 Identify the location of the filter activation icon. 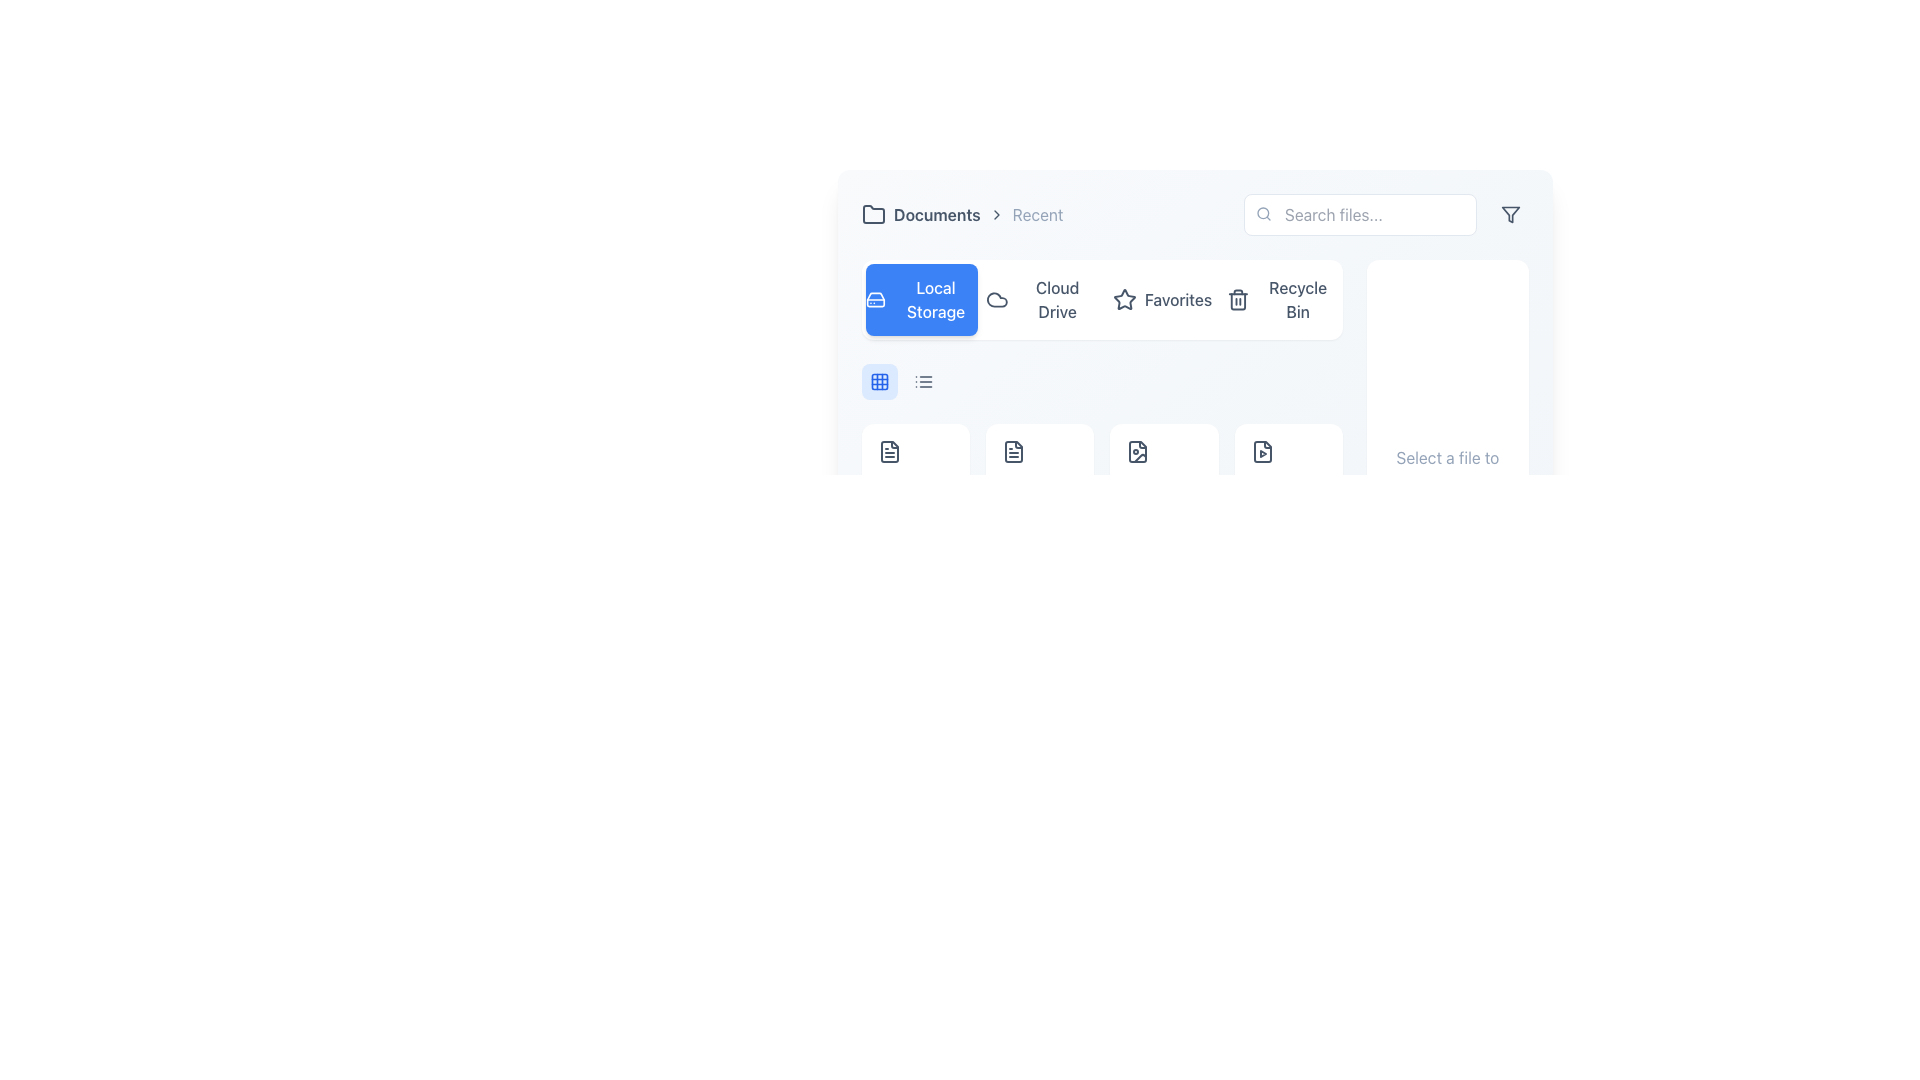
(1511, 215).